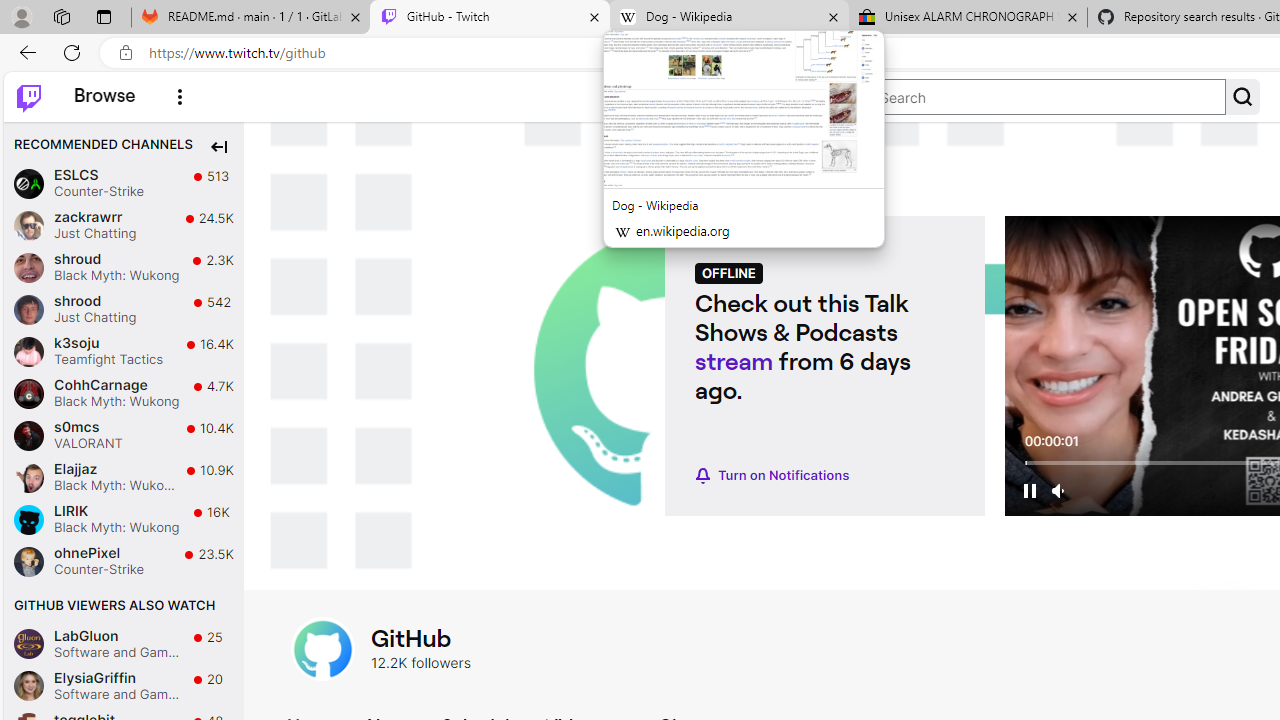  Describe the element at coordinates (123, 266) in the screenshot. I see `'shroud shroud Black Myth: Wukong Live 2.3K viewers'` at that location.